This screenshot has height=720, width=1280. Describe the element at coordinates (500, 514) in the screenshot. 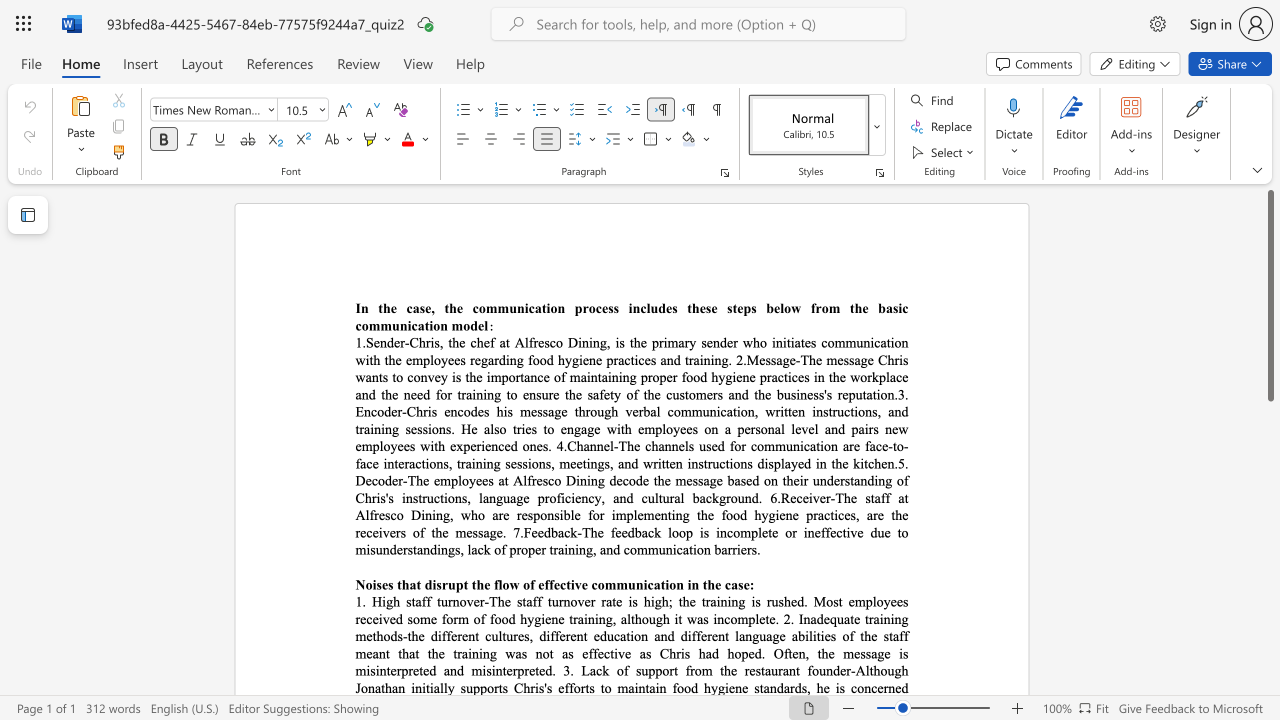

I see `the 1th character "r" in the text` at that location.